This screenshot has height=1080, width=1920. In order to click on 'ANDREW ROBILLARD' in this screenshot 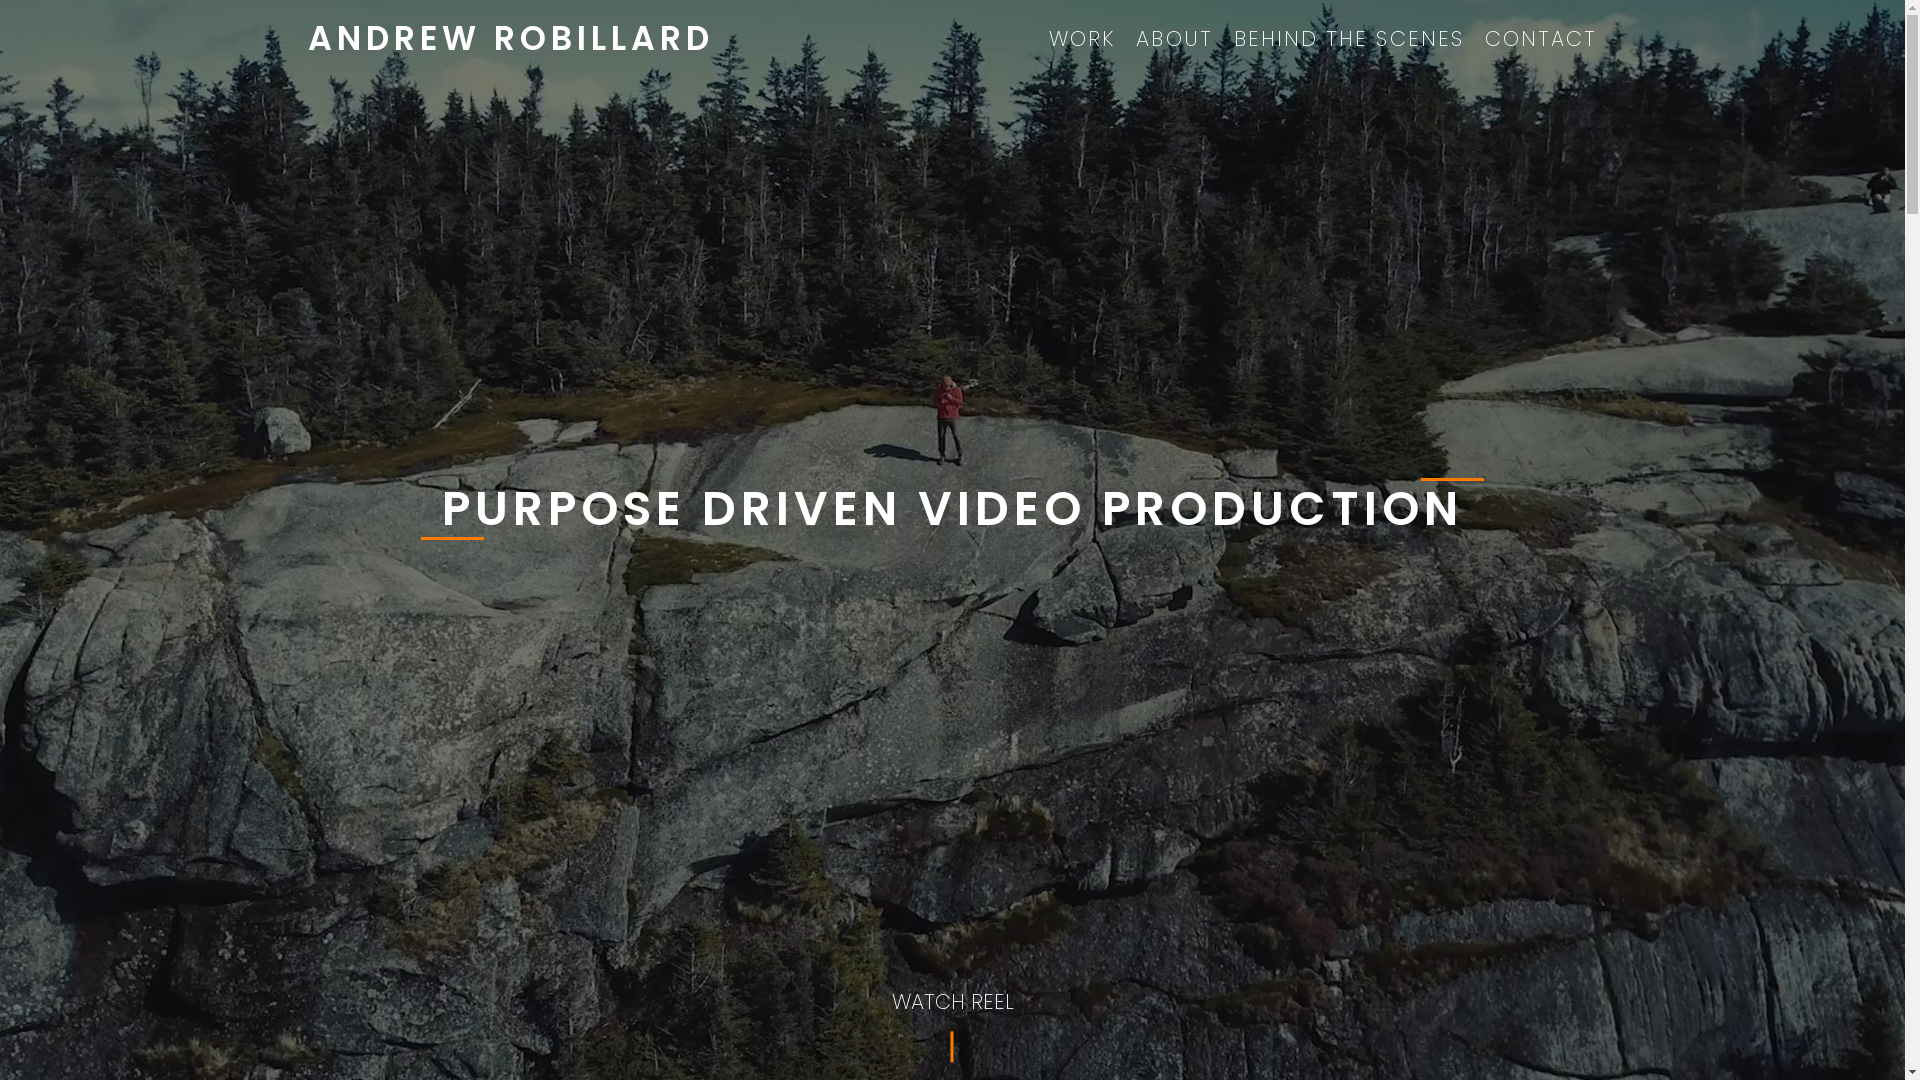, I will do `click(510, 38)`.